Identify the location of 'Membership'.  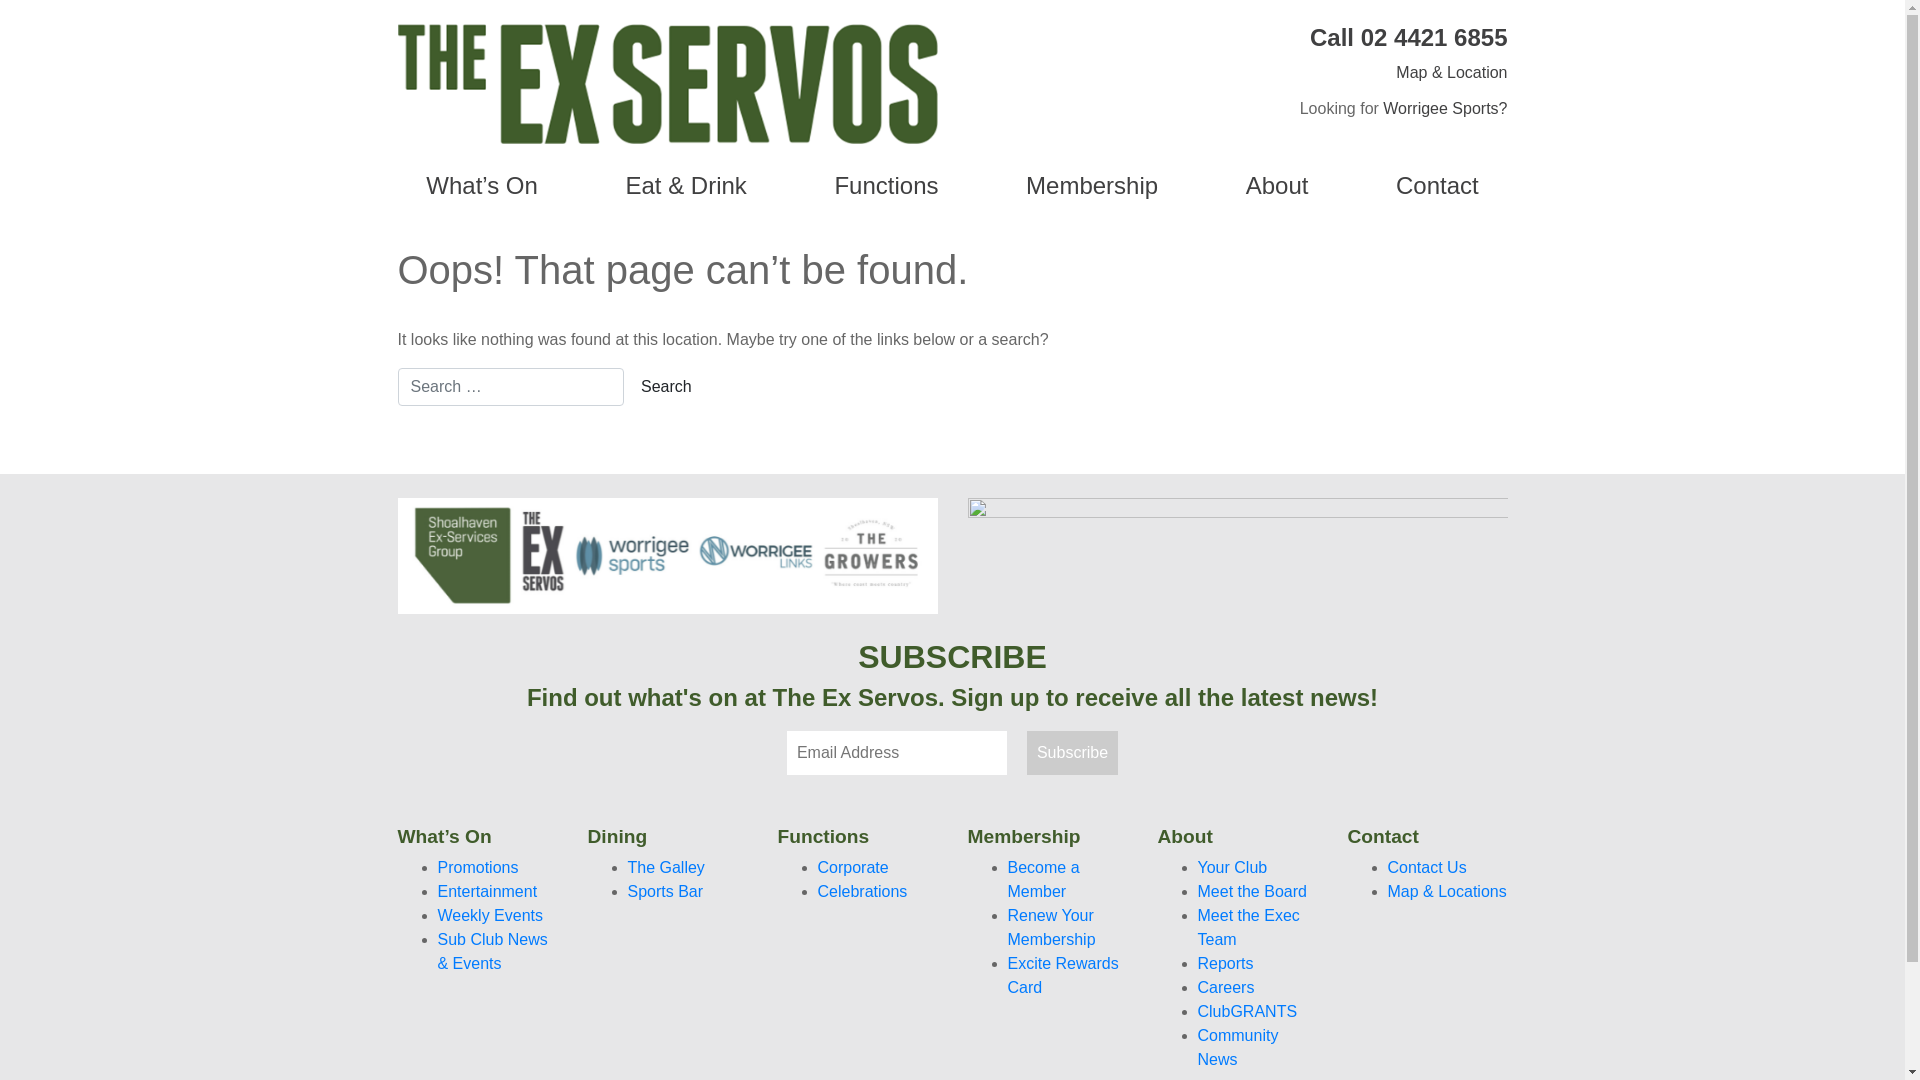
(1091, 185).